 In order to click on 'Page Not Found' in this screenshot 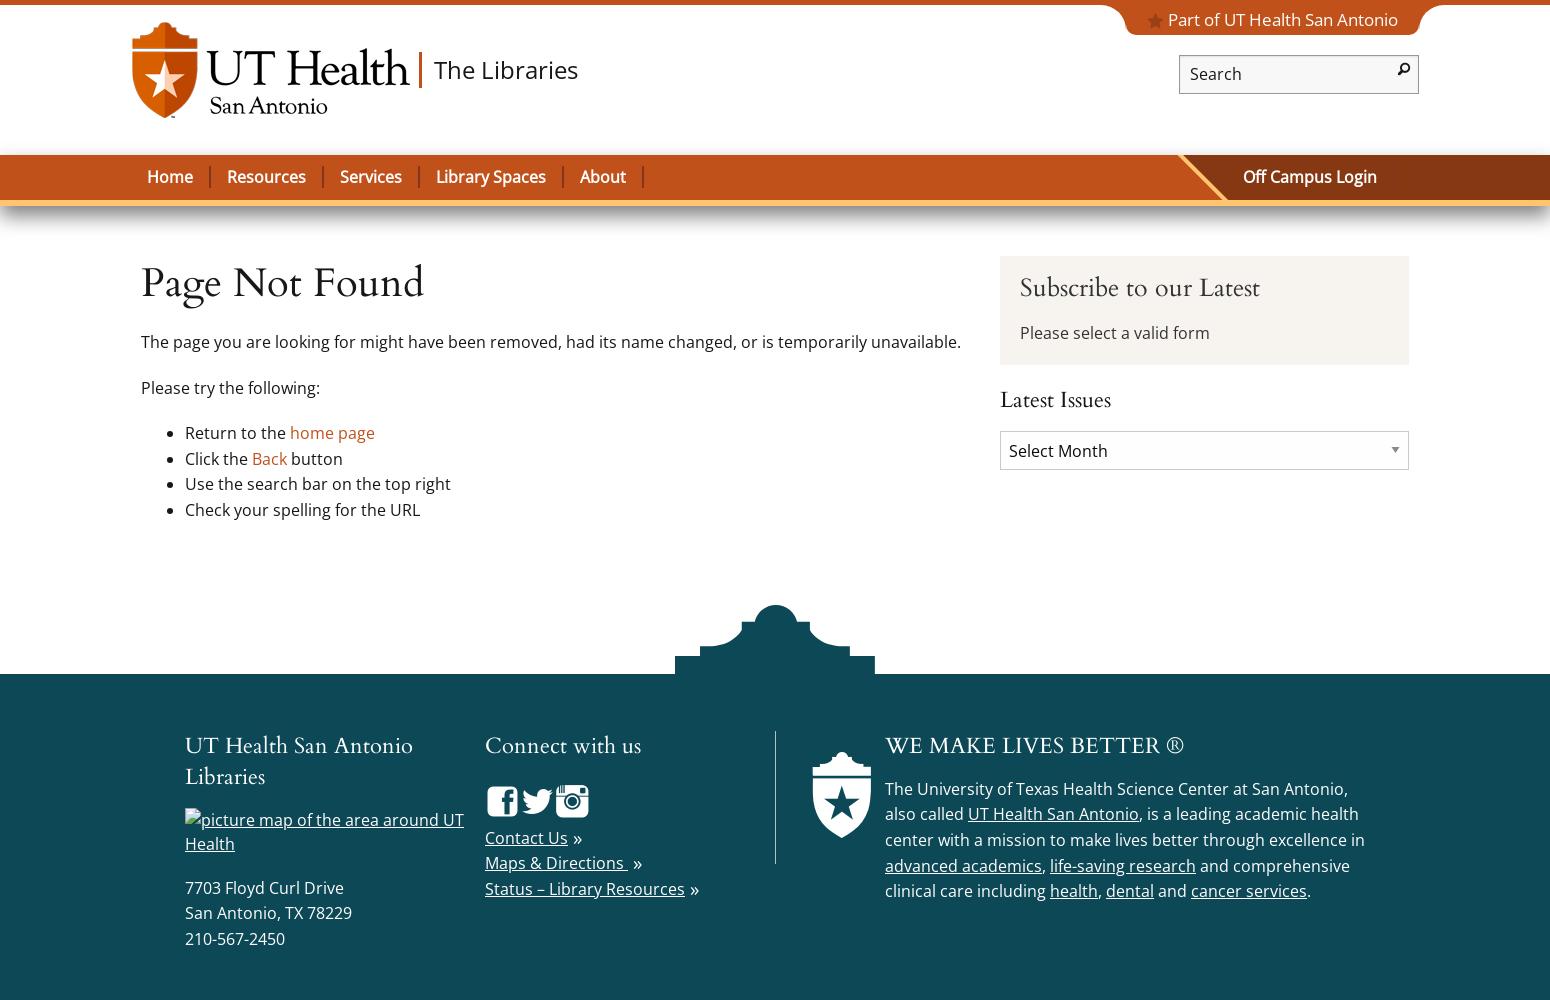, I will do `click(282, 283)`.